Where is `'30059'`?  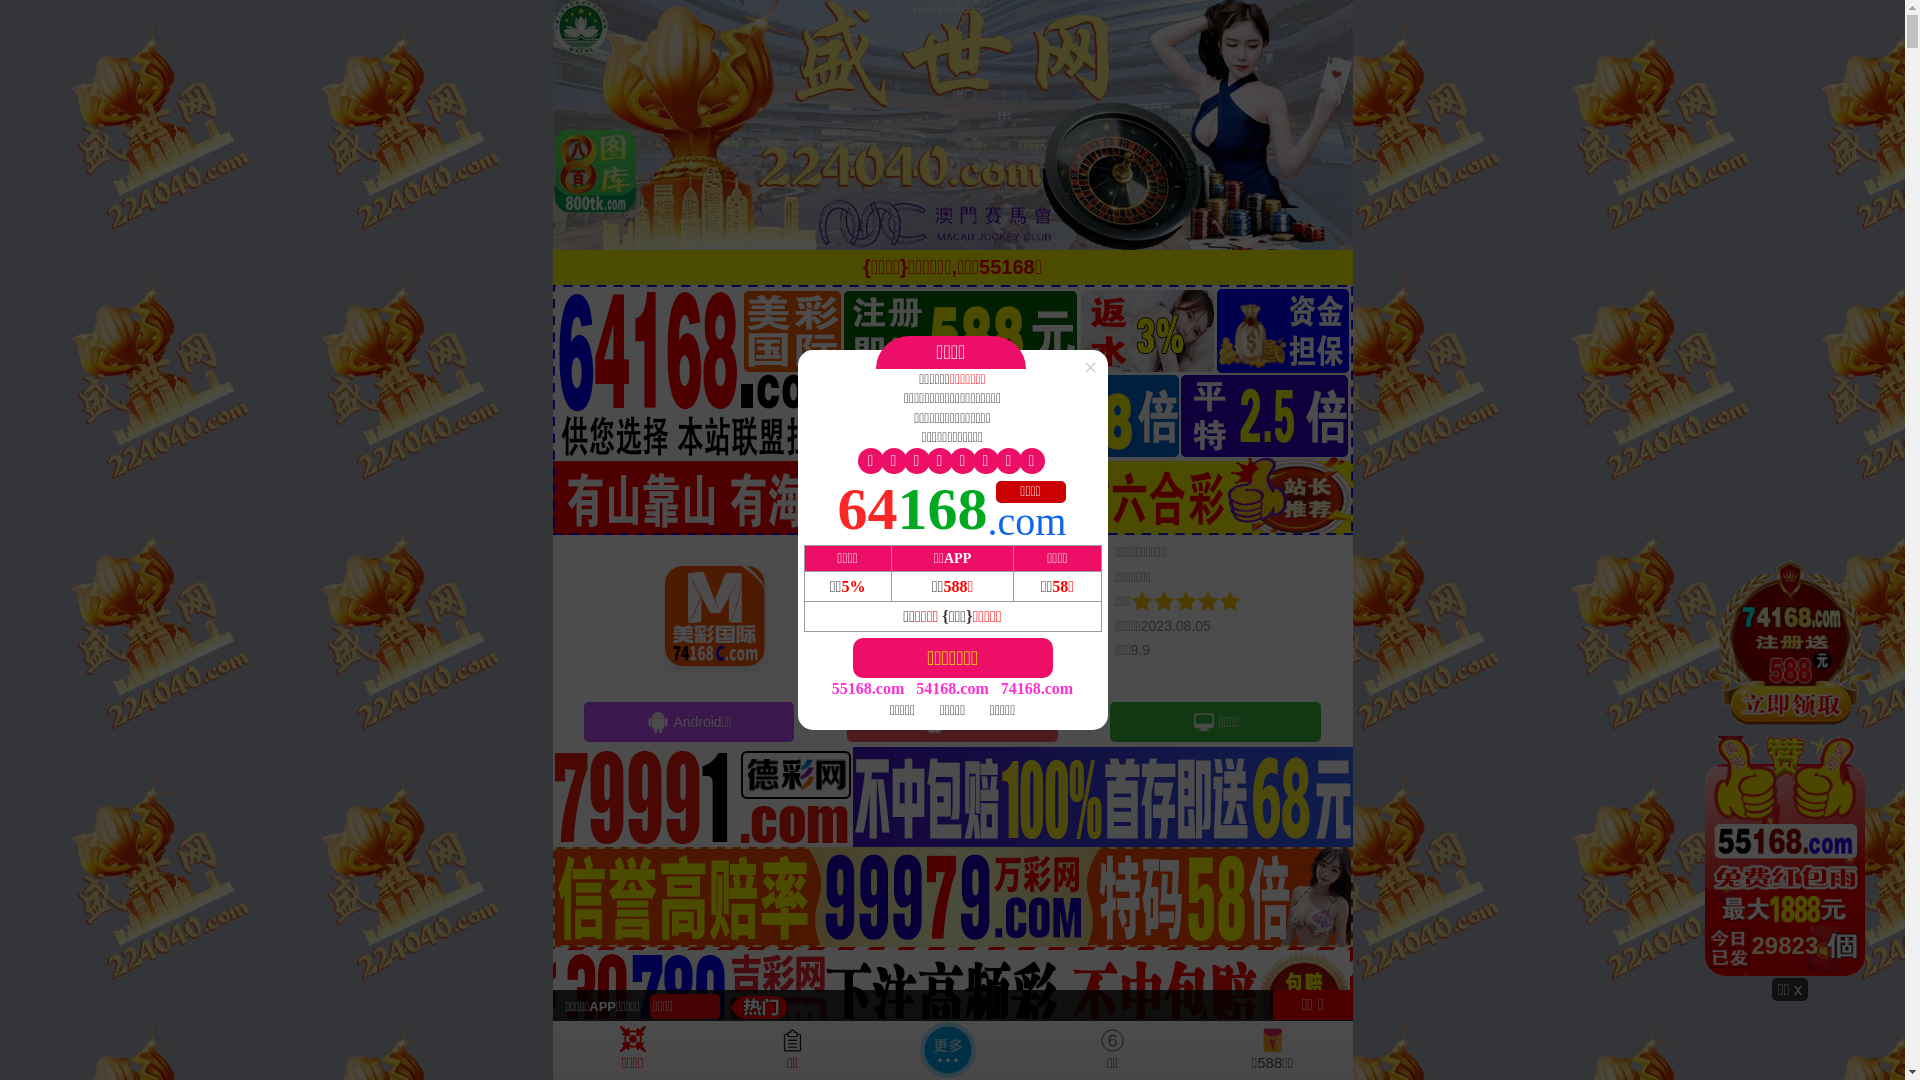
'30059' is located at coordinates (1790, 766).